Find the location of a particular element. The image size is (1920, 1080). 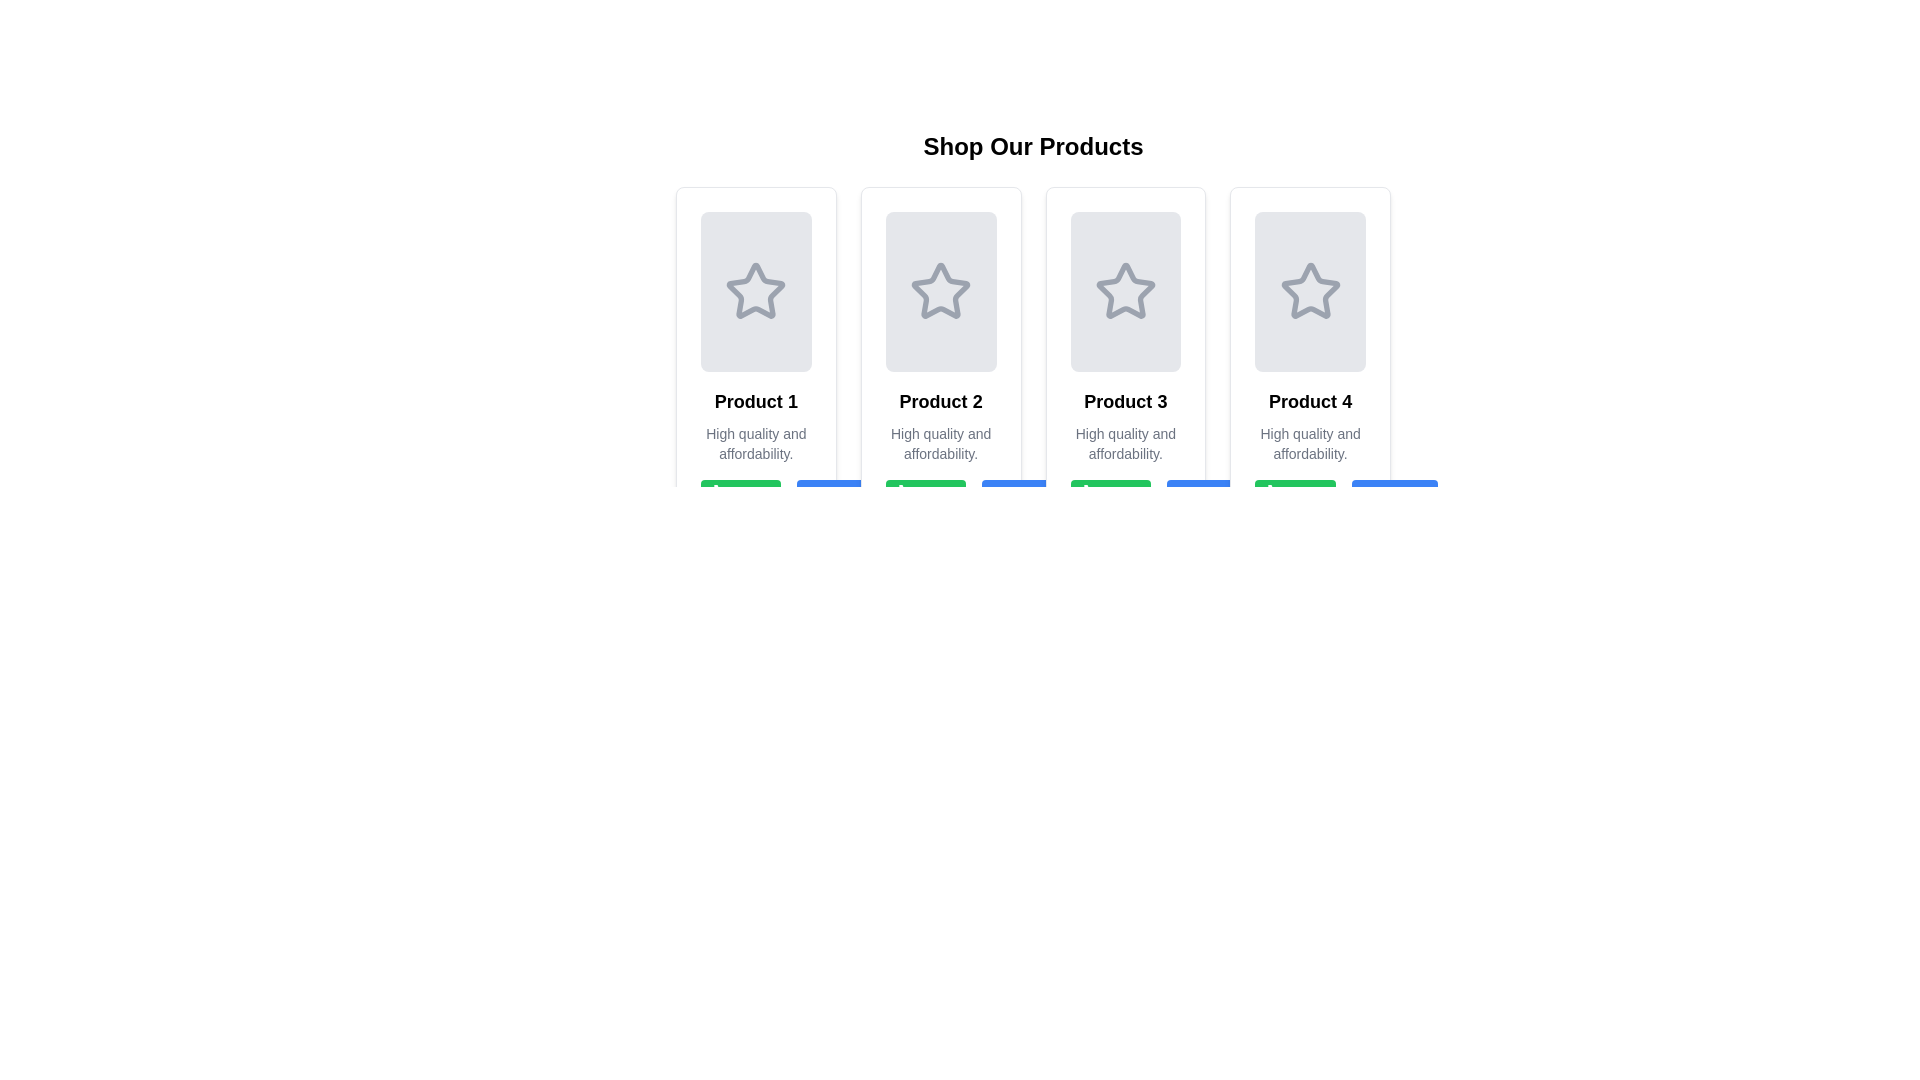

the product card displaying information about a specific product, which is positioned second in a grid of four items is located at coordinates (940, 362).